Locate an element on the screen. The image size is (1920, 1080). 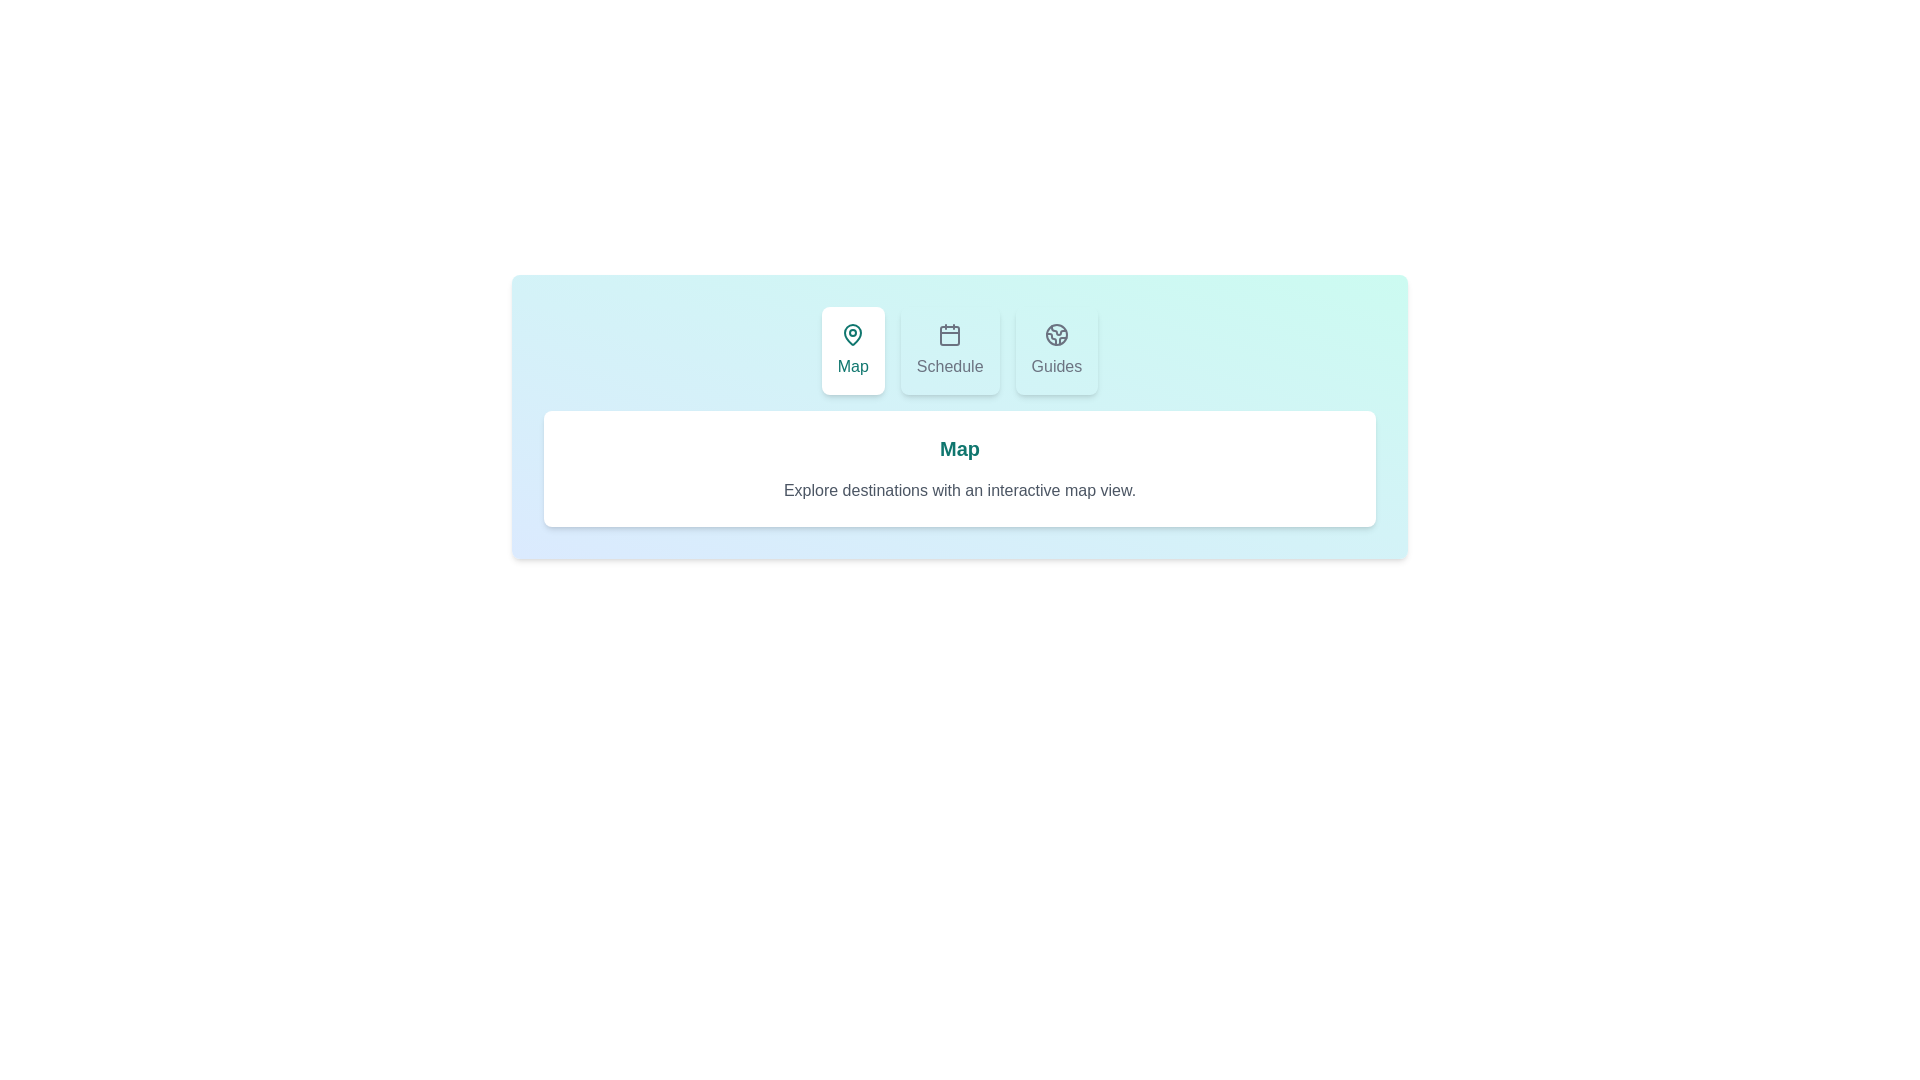
the Guides tab and read its description is located at coordinates (1055, 350).